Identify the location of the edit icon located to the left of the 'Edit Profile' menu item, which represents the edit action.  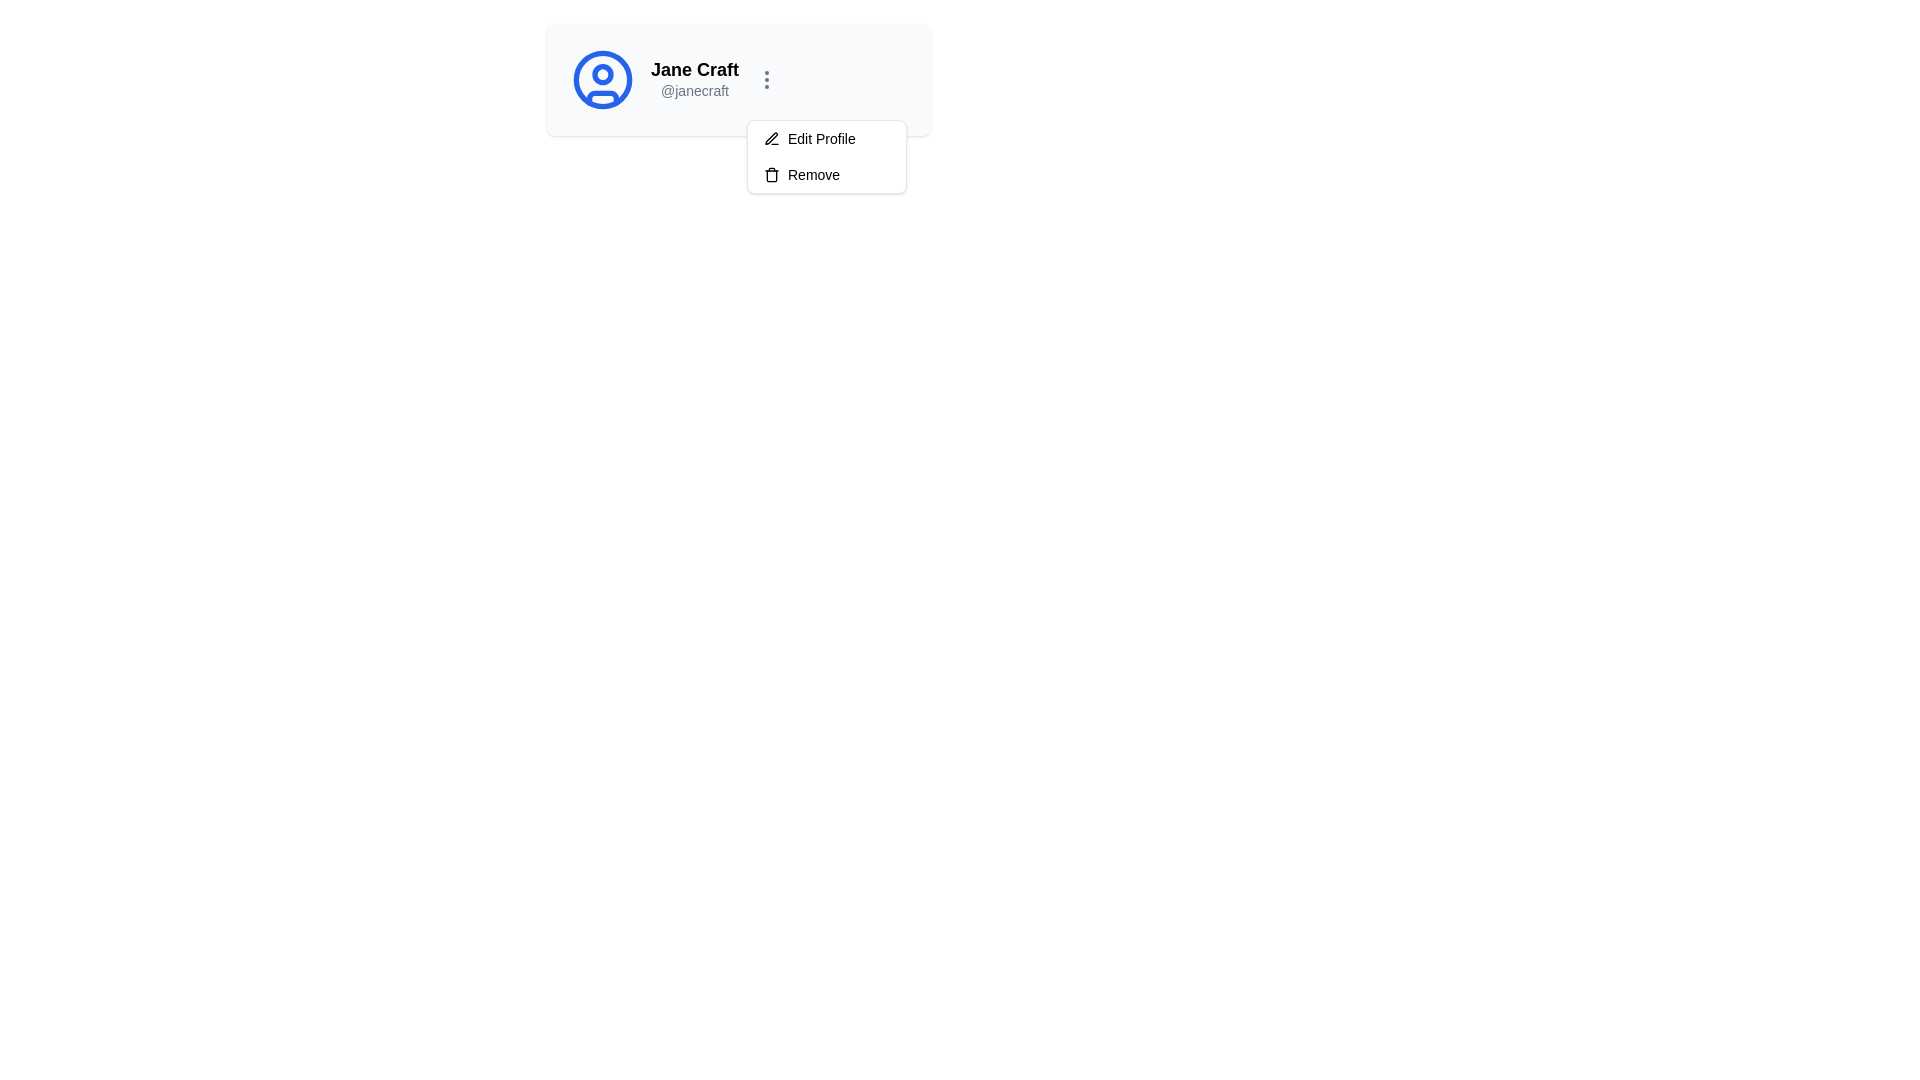
(771, 137).